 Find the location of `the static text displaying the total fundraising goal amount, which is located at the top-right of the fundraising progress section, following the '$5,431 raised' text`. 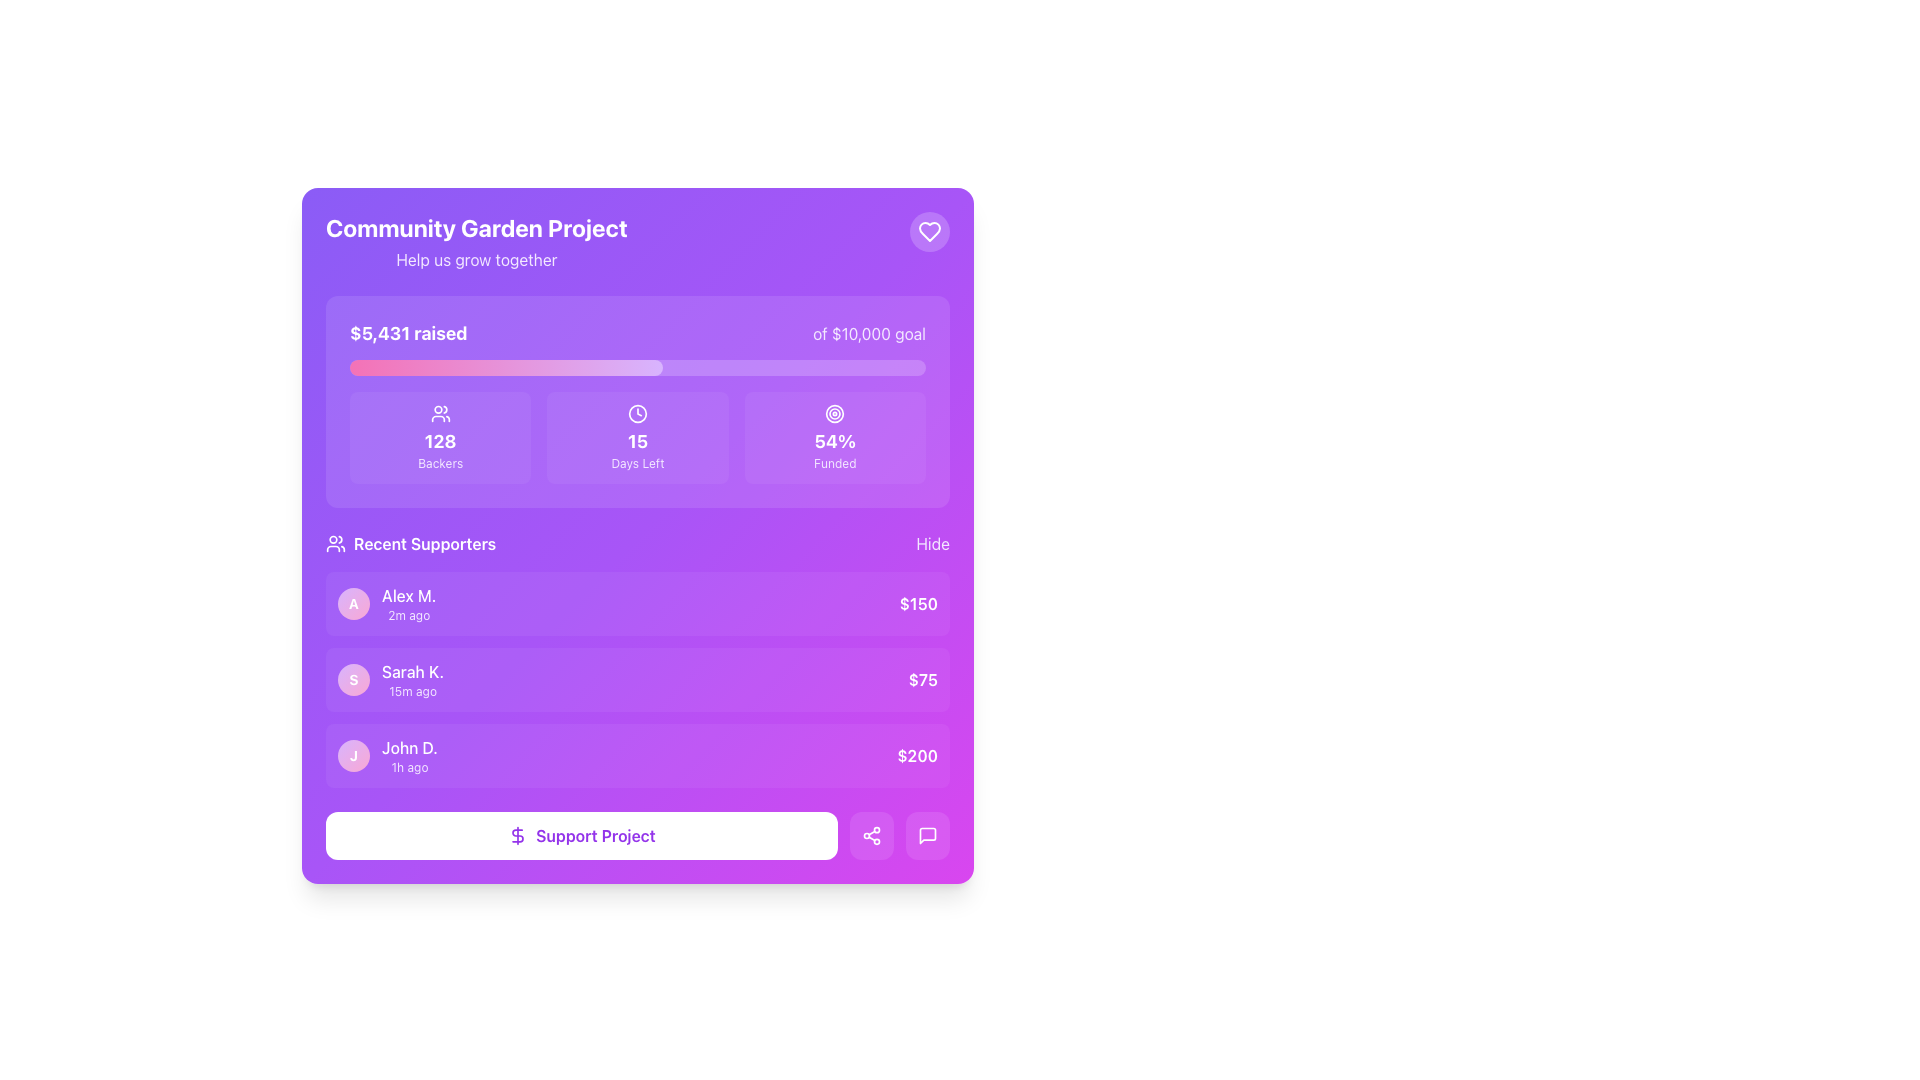

the static text displaying the total fundraising goal amount, which is located at the top-right of the fundraising progress section, following the '$5,431 raised' text is located at coordinates (869, 333).